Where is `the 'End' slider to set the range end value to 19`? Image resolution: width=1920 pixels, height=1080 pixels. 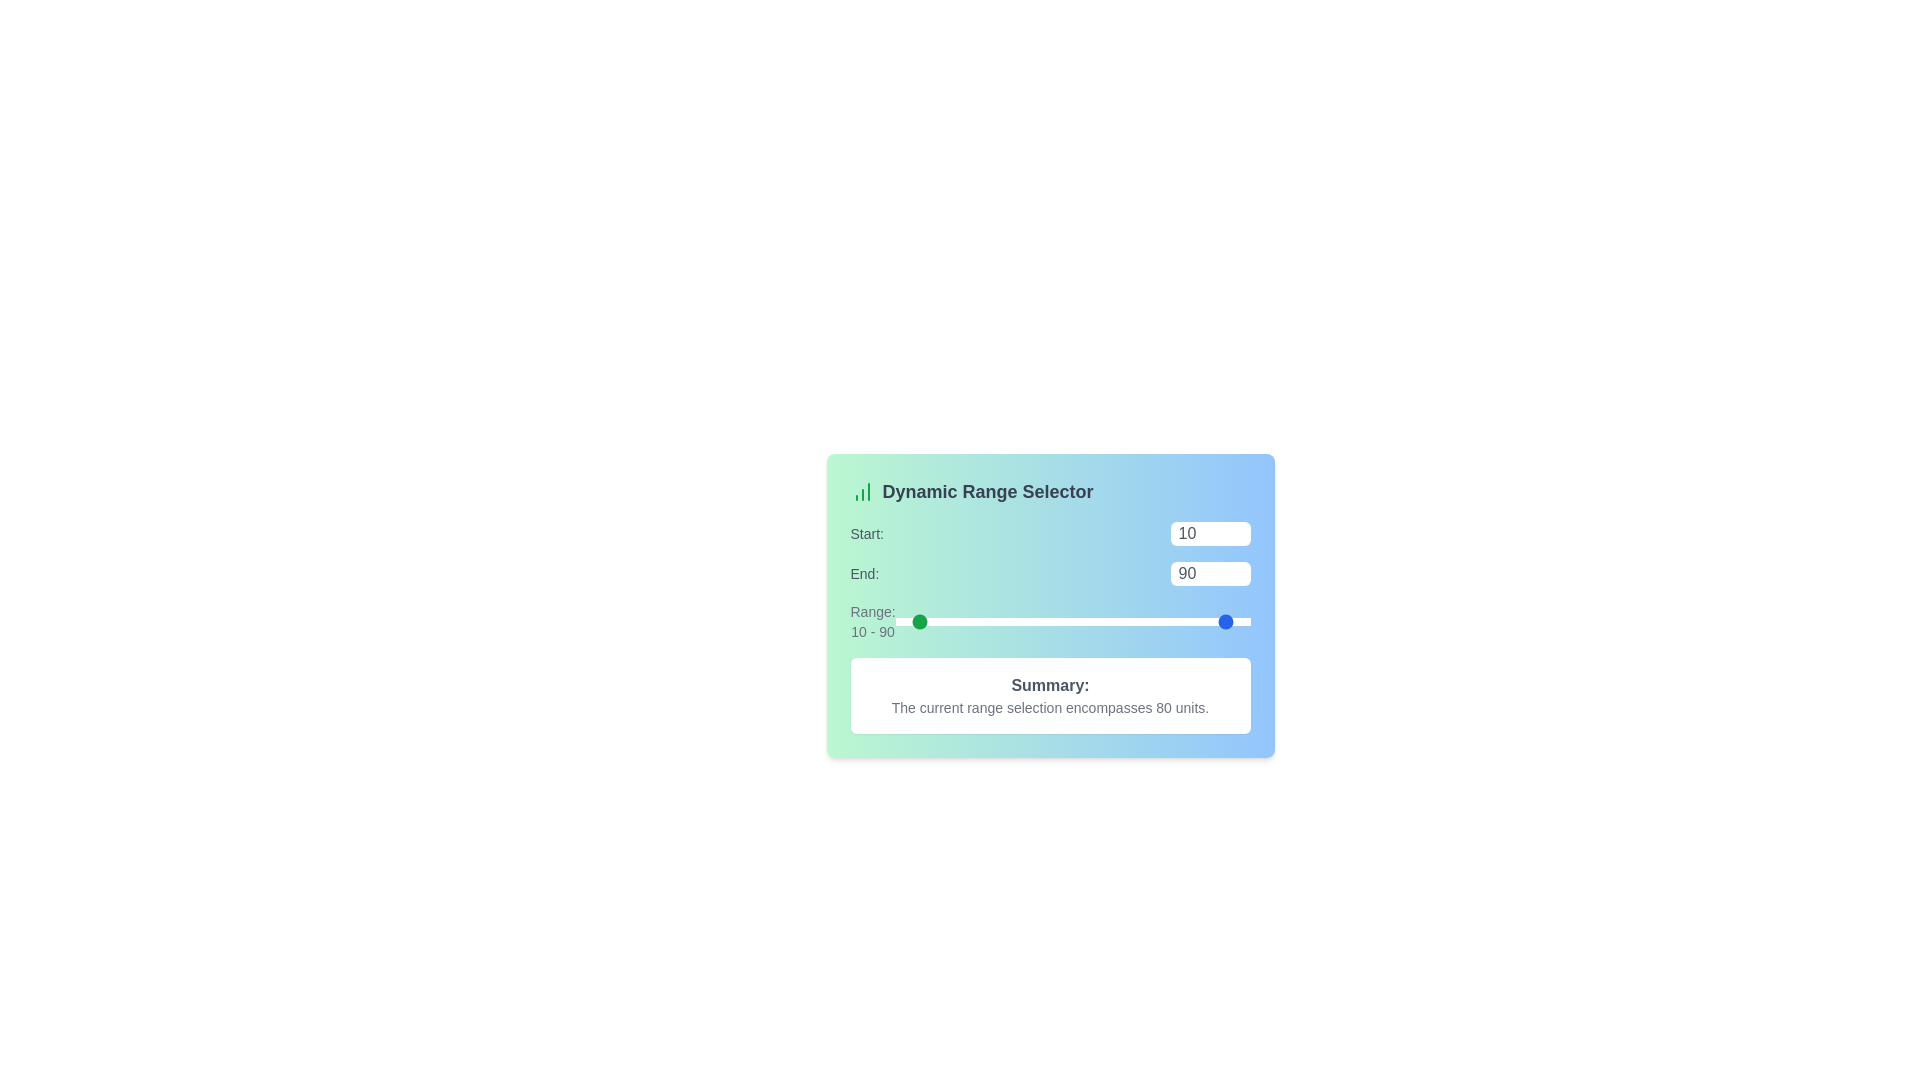
the 'End' slider to set the range end value to 19 is located at coordinates (1105, 620).